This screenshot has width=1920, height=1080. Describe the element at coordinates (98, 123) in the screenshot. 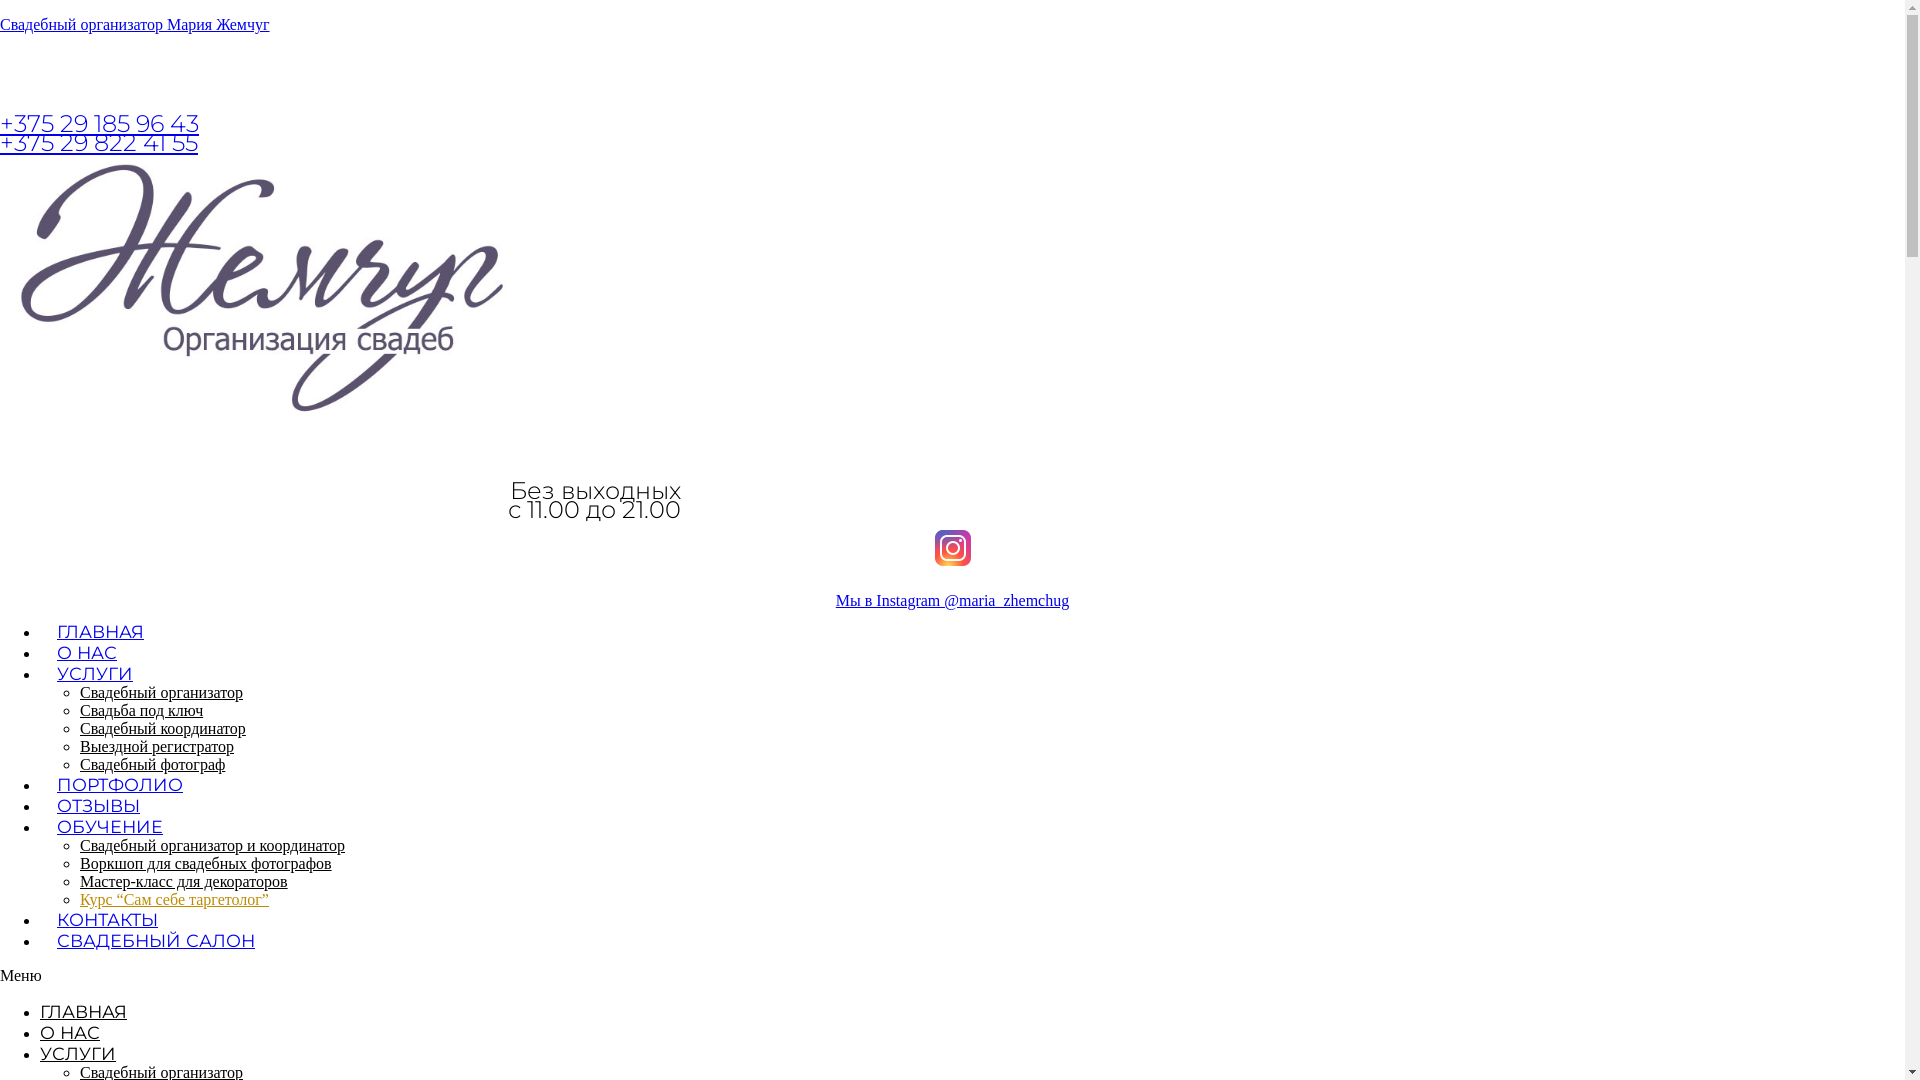

I see `'+375 29 185 96 43'` at that location.